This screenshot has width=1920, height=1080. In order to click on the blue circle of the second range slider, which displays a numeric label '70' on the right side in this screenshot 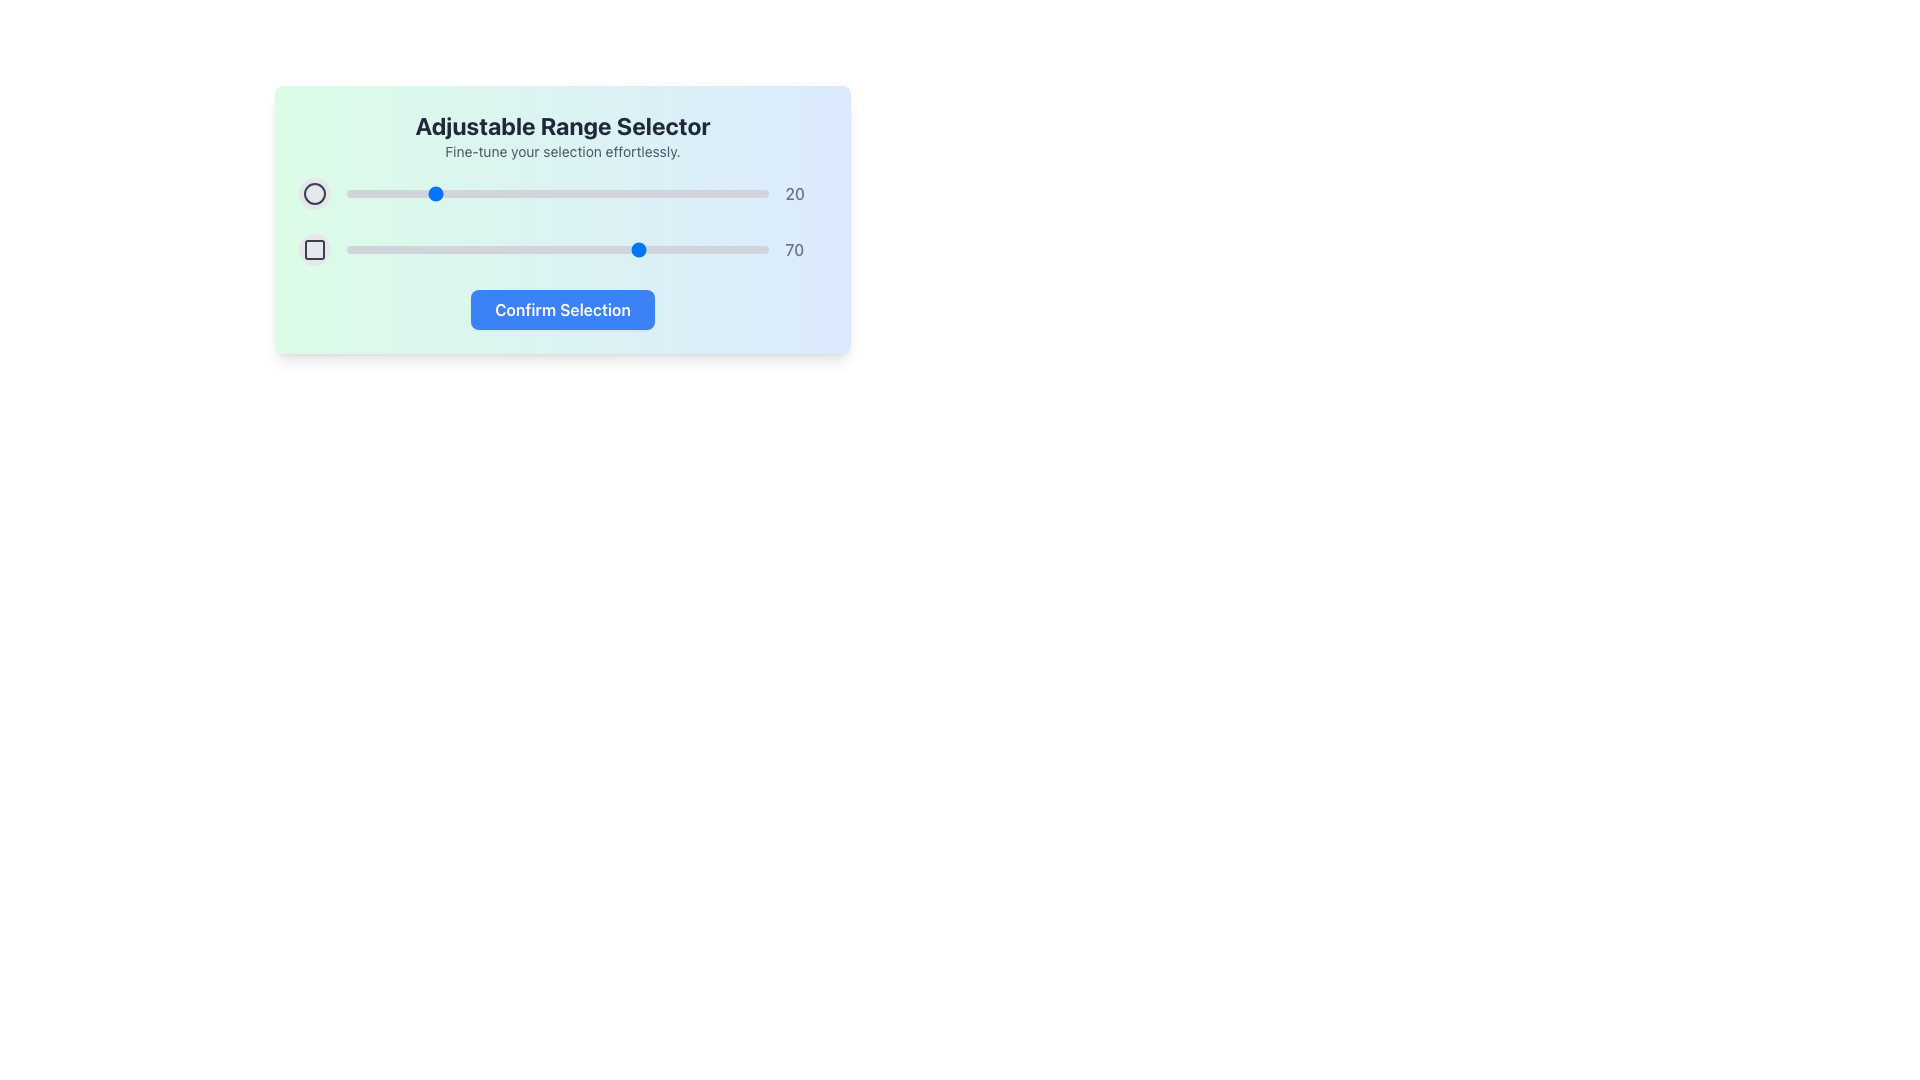, I will do `click(561, 249)`.